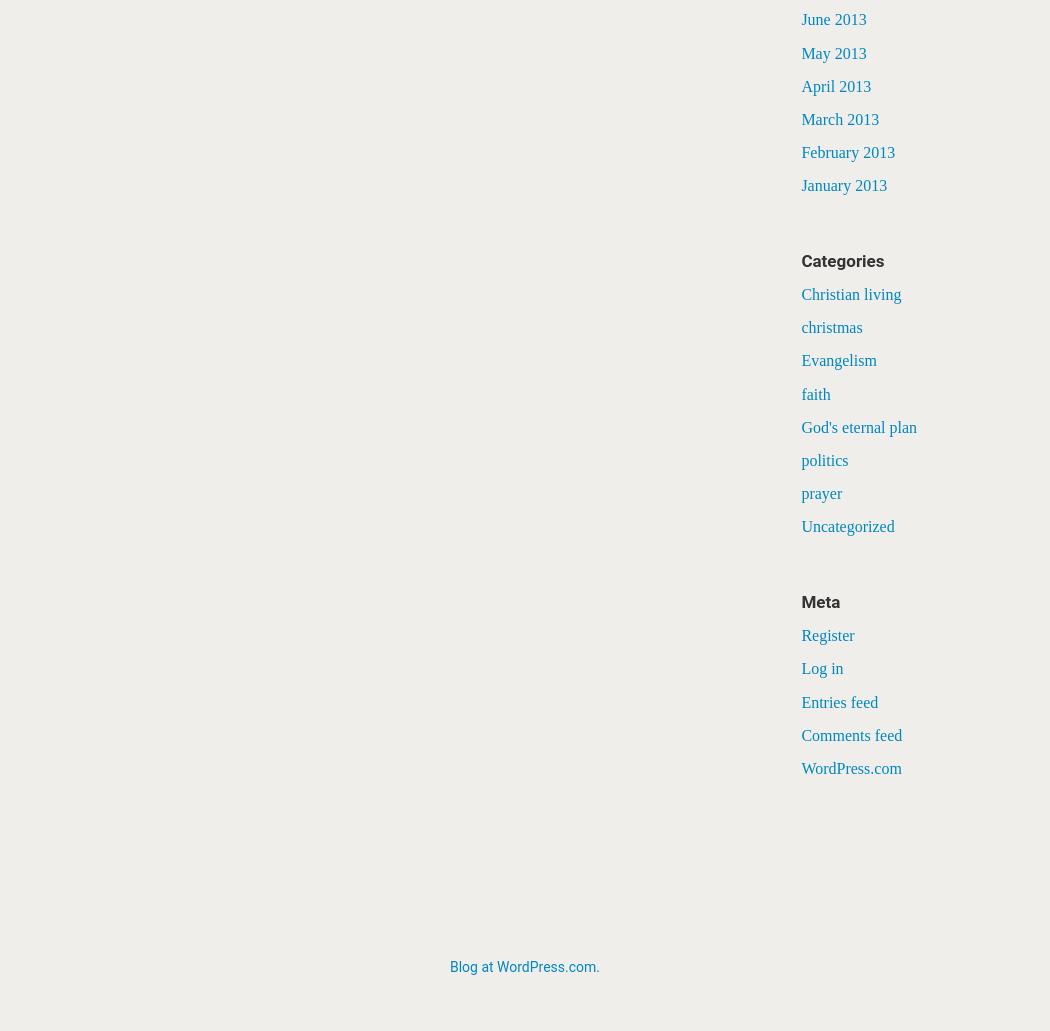 This screenshot has height=1031, width=1050. Describe the element at coordinates (840, 117) in the screenshot. I see `'March 2013'` at that location.